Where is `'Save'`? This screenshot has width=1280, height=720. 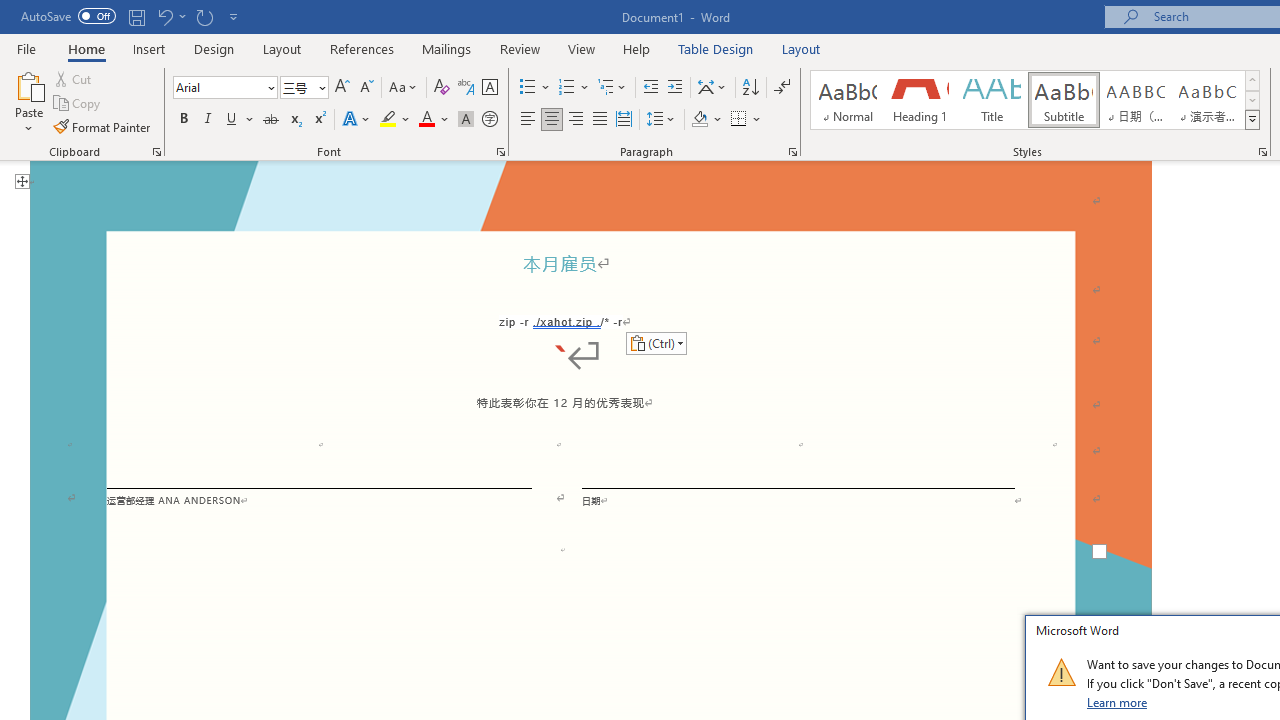
'Save' is located at coordinates (135, 16).